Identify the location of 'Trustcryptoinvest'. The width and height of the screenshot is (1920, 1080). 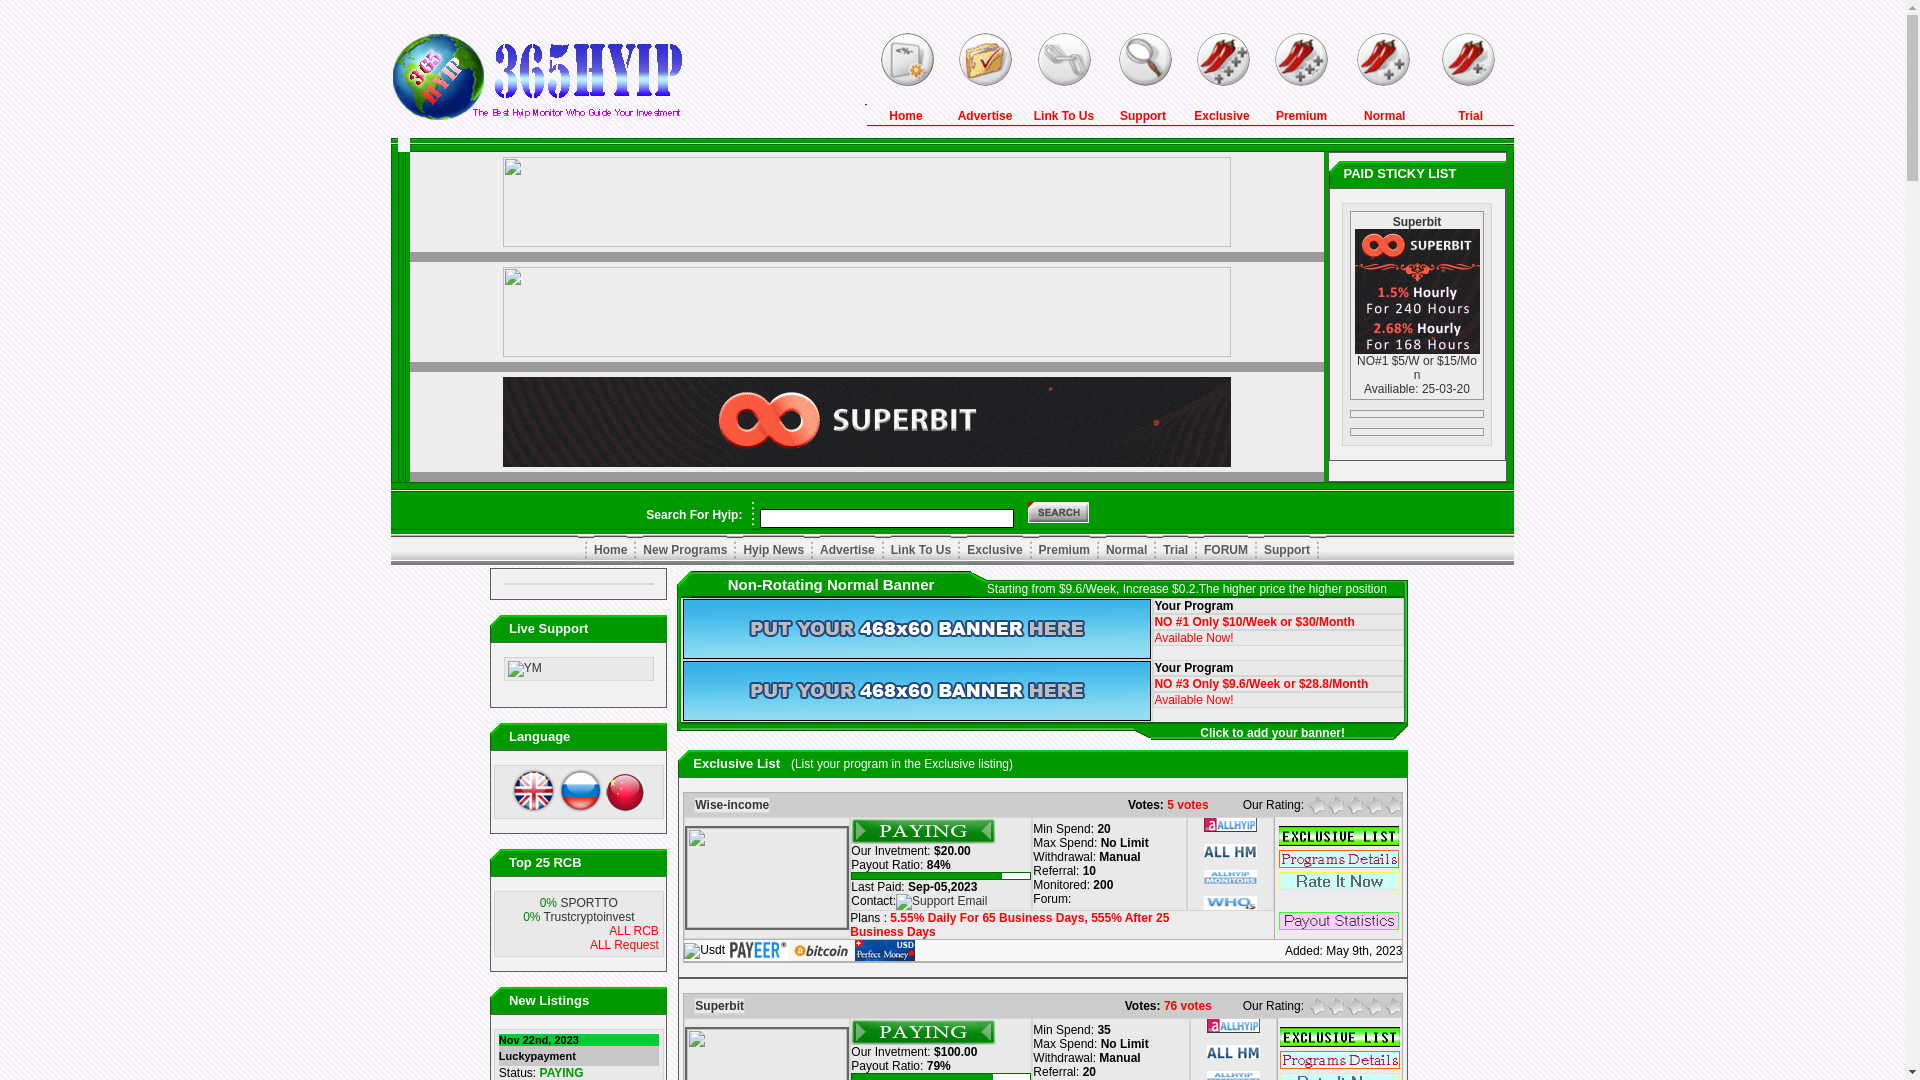
(588, 917).